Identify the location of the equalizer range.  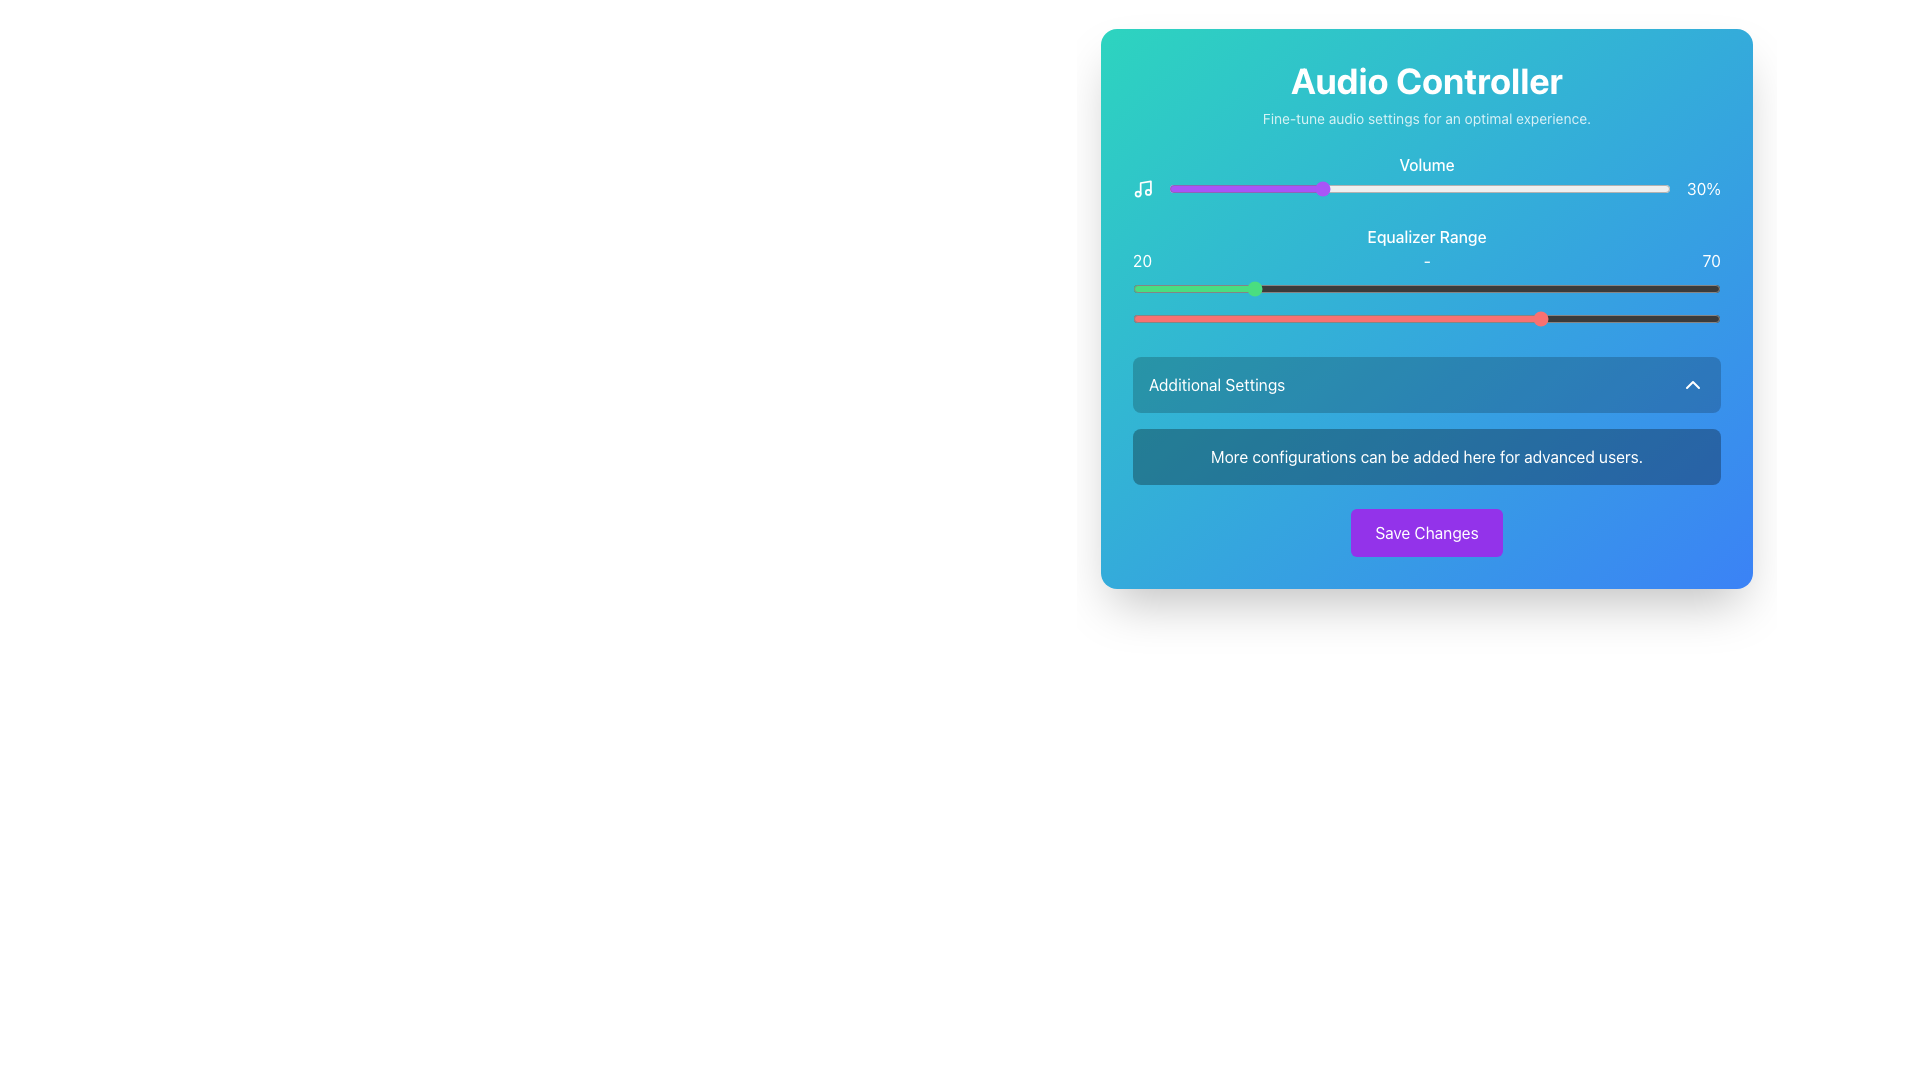
(1232, 318).